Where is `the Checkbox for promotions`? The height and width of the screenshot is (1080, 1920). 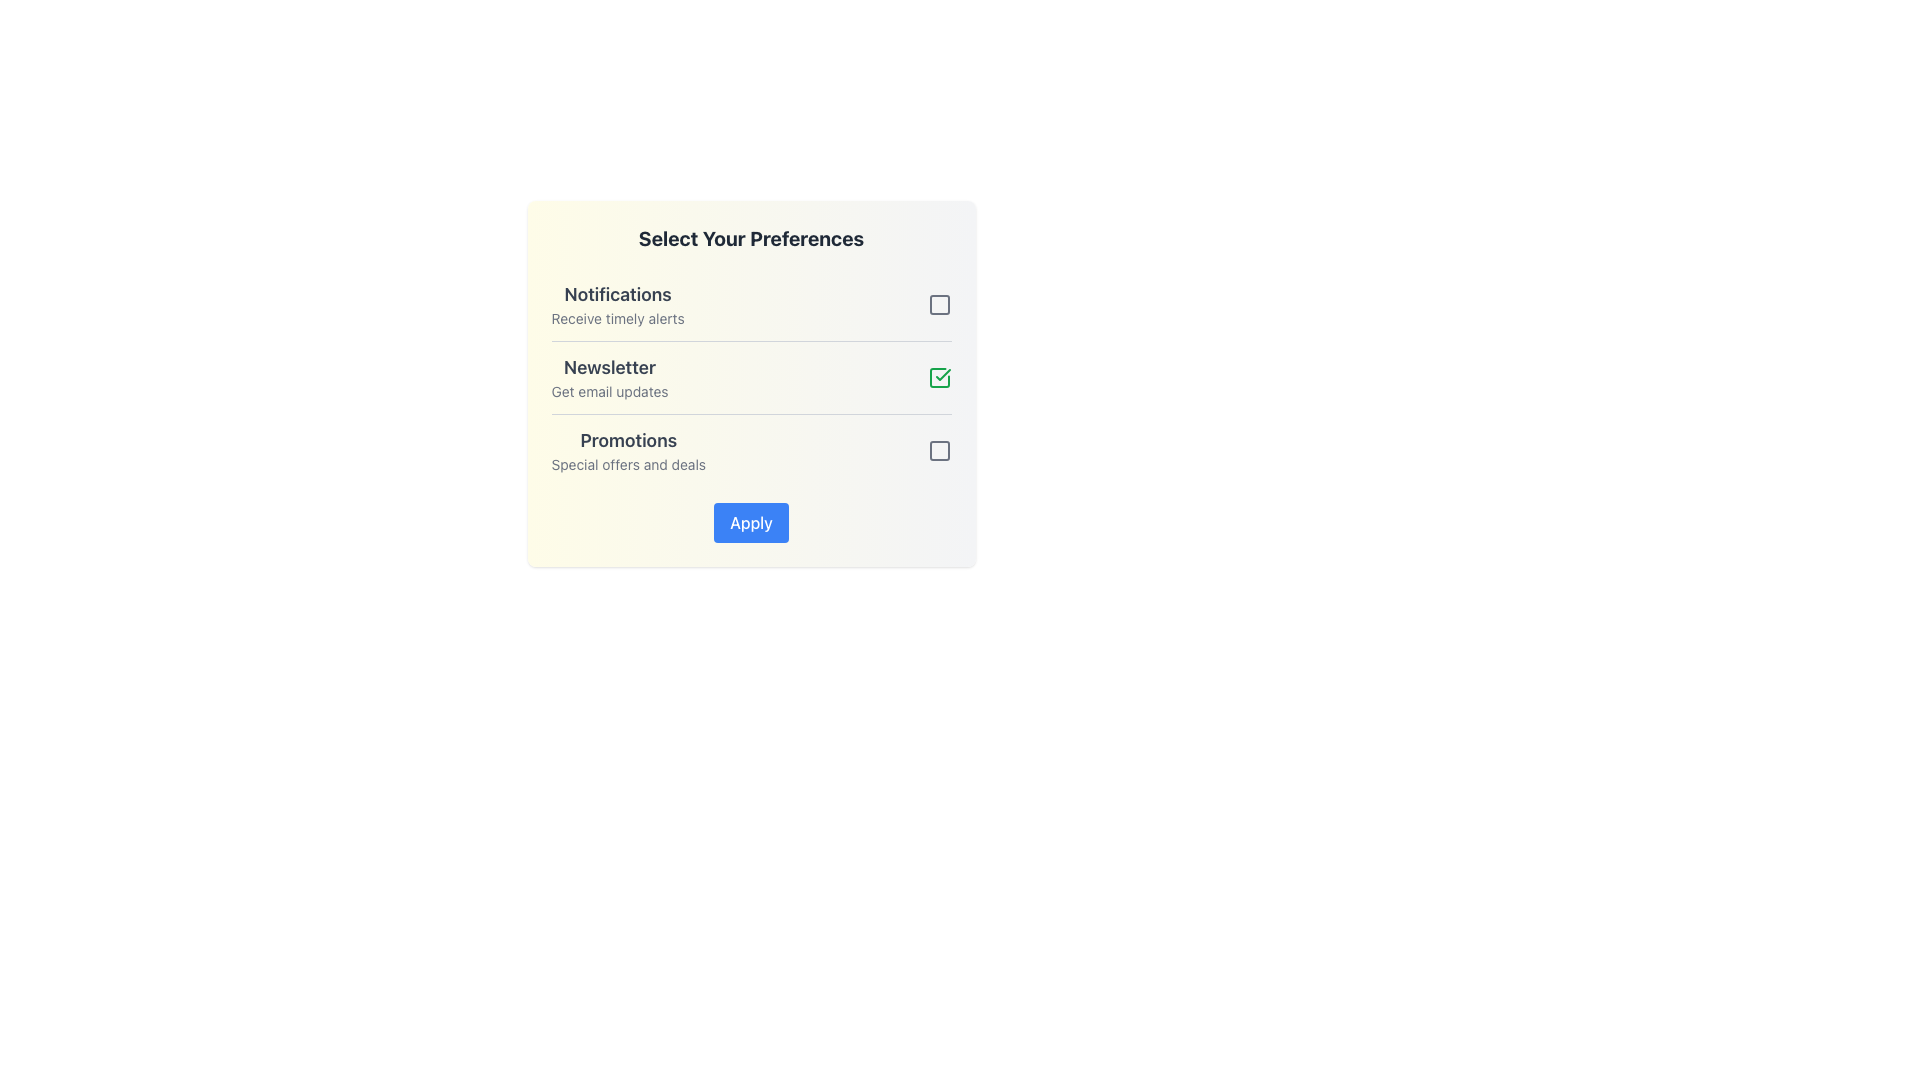 the Checkbox for promotions is located at coordinates (750, 450).